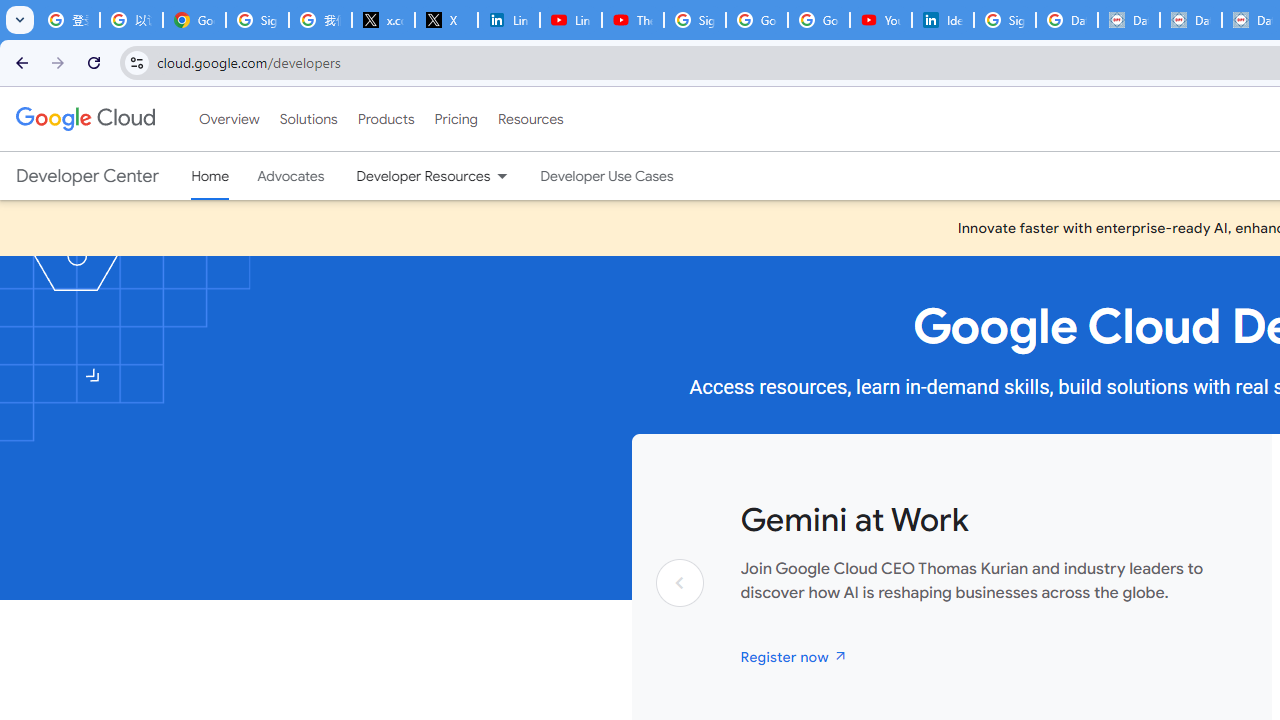  Describe the element at coordinates (84, 119) in the screenshot. I see `'Google Cloud'` at that location.